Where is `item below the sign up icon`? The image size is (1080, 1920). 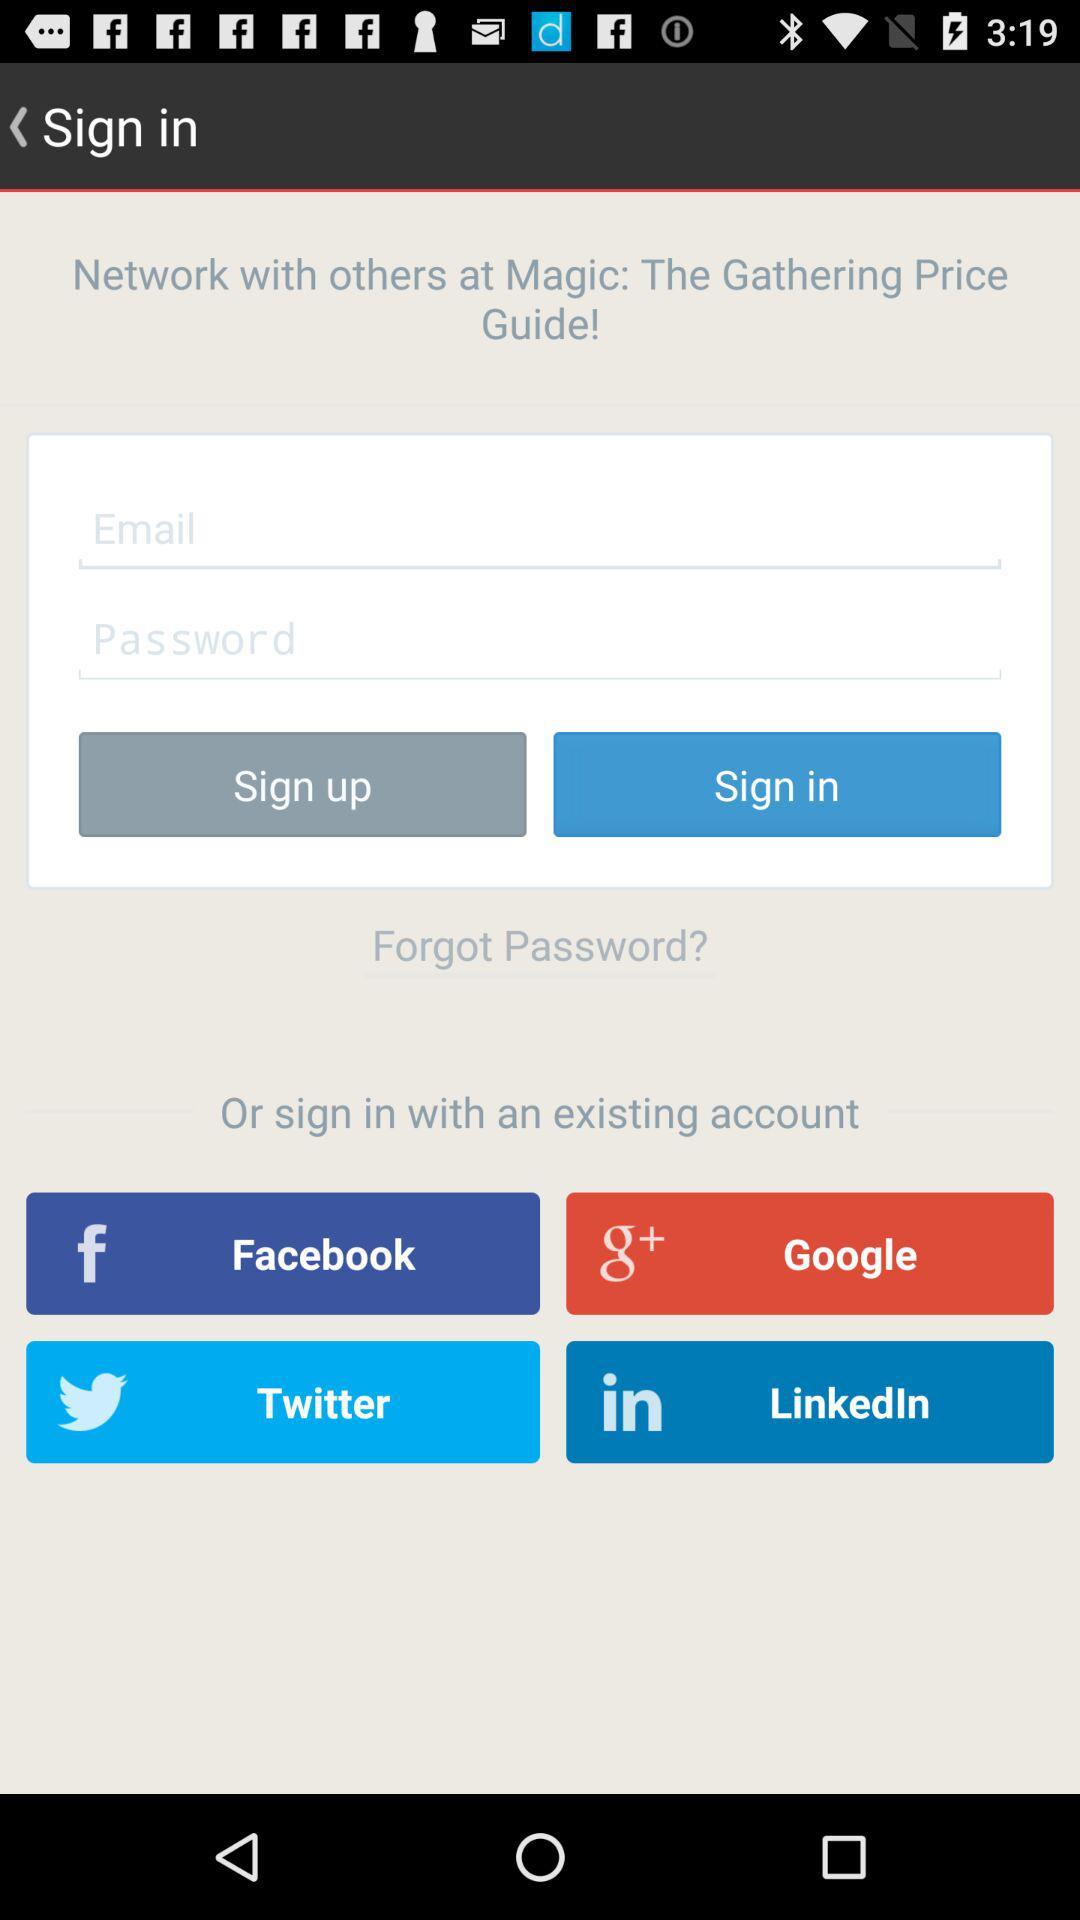 item below the sign up icon is located at coordinates (540, 943).